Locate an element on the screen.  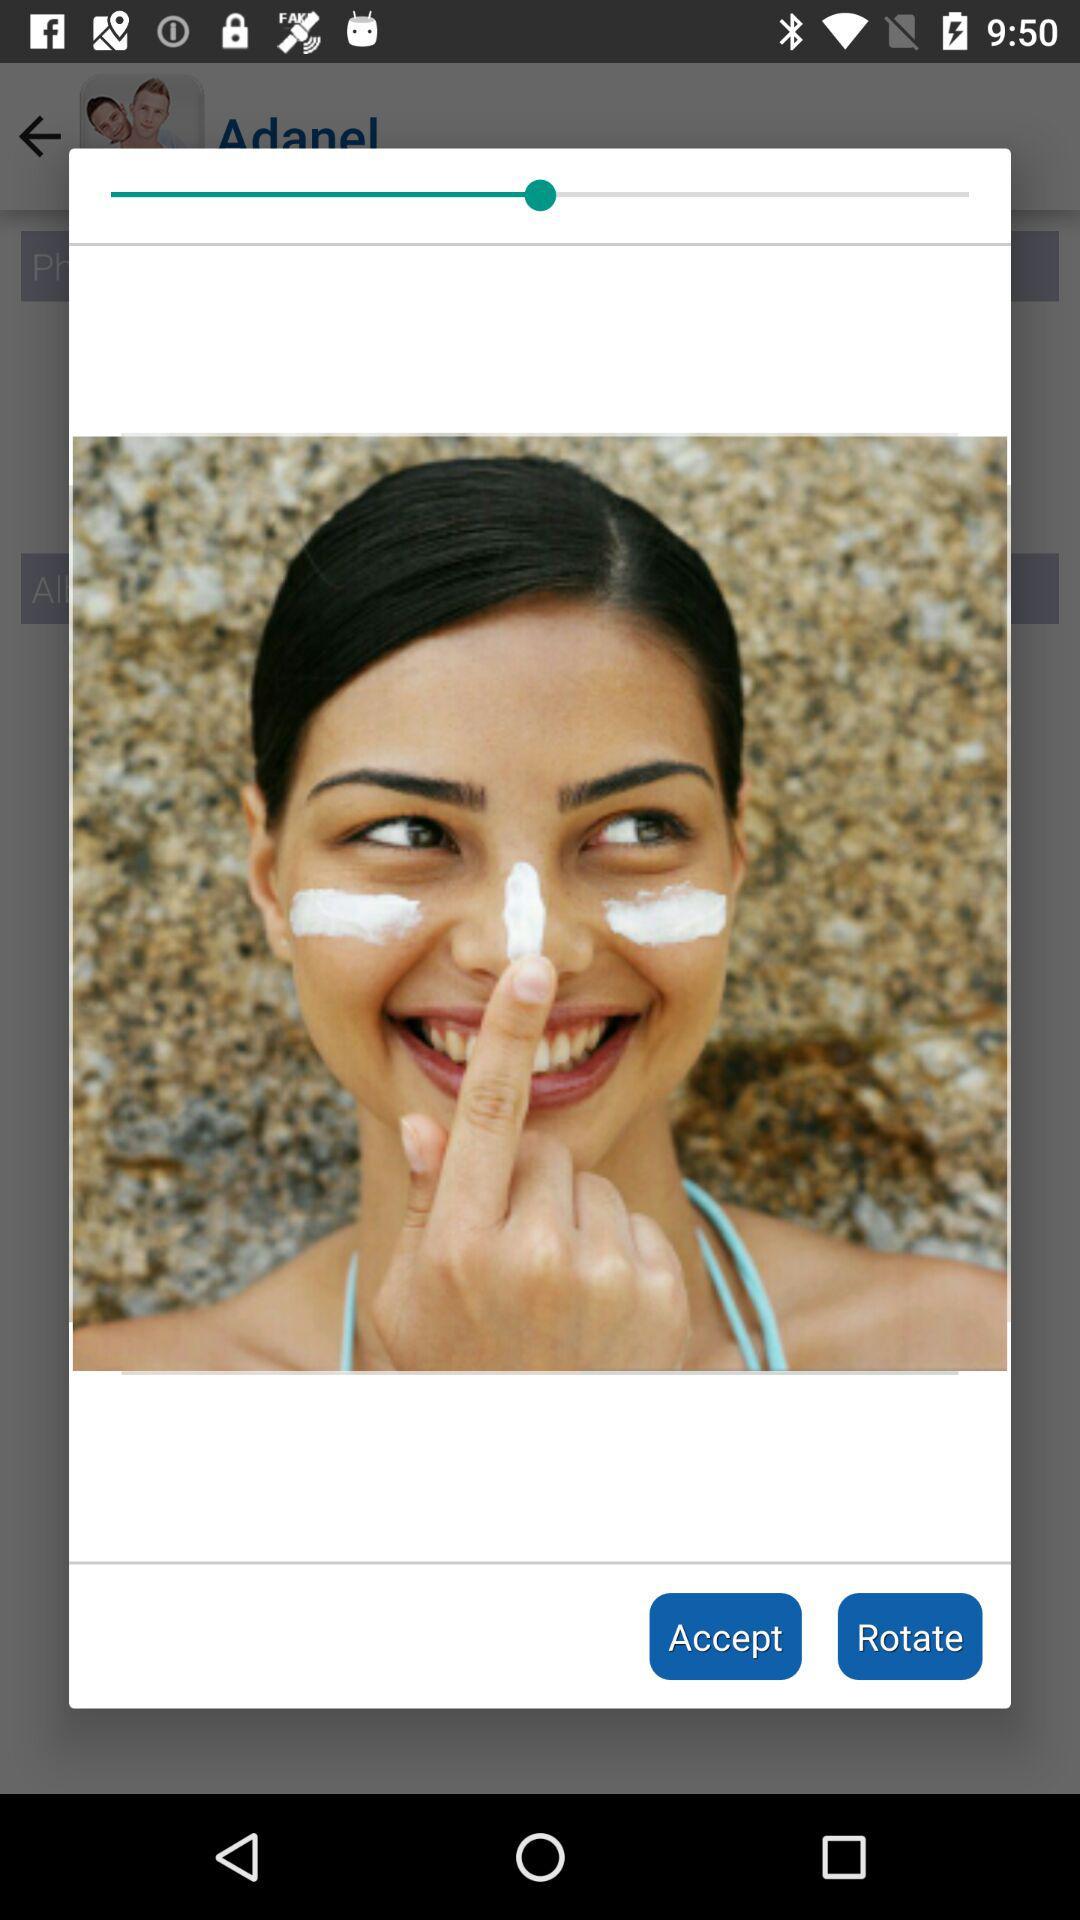
the rotate icon is located at coordinates (910, 1636).